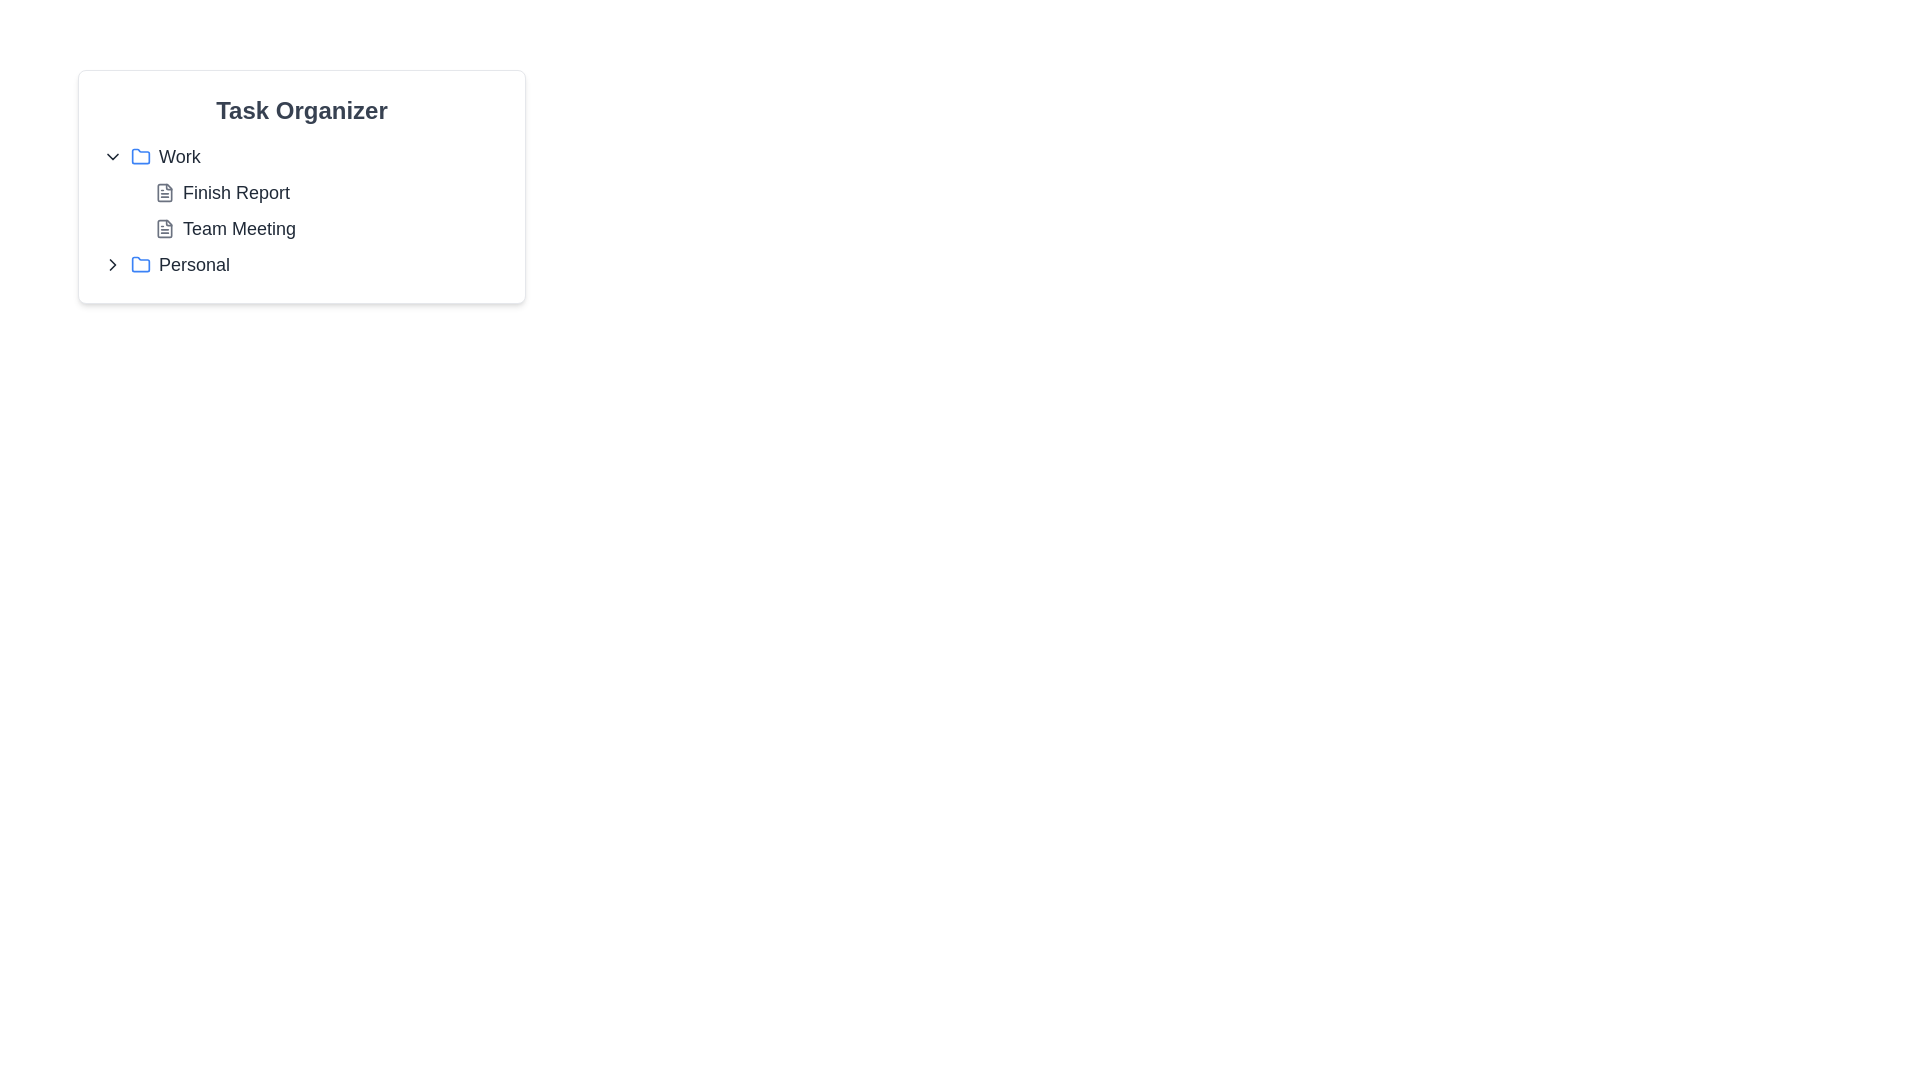 Image resolution: width=1920 pixels, height=1080 pixels. Describe the element at coordinates (164, 192) in the screenshot. I see `the light gray file icon with a folded top-right corner located to the left of the 'Finish Report' text under the 'Work' folder` at that location.